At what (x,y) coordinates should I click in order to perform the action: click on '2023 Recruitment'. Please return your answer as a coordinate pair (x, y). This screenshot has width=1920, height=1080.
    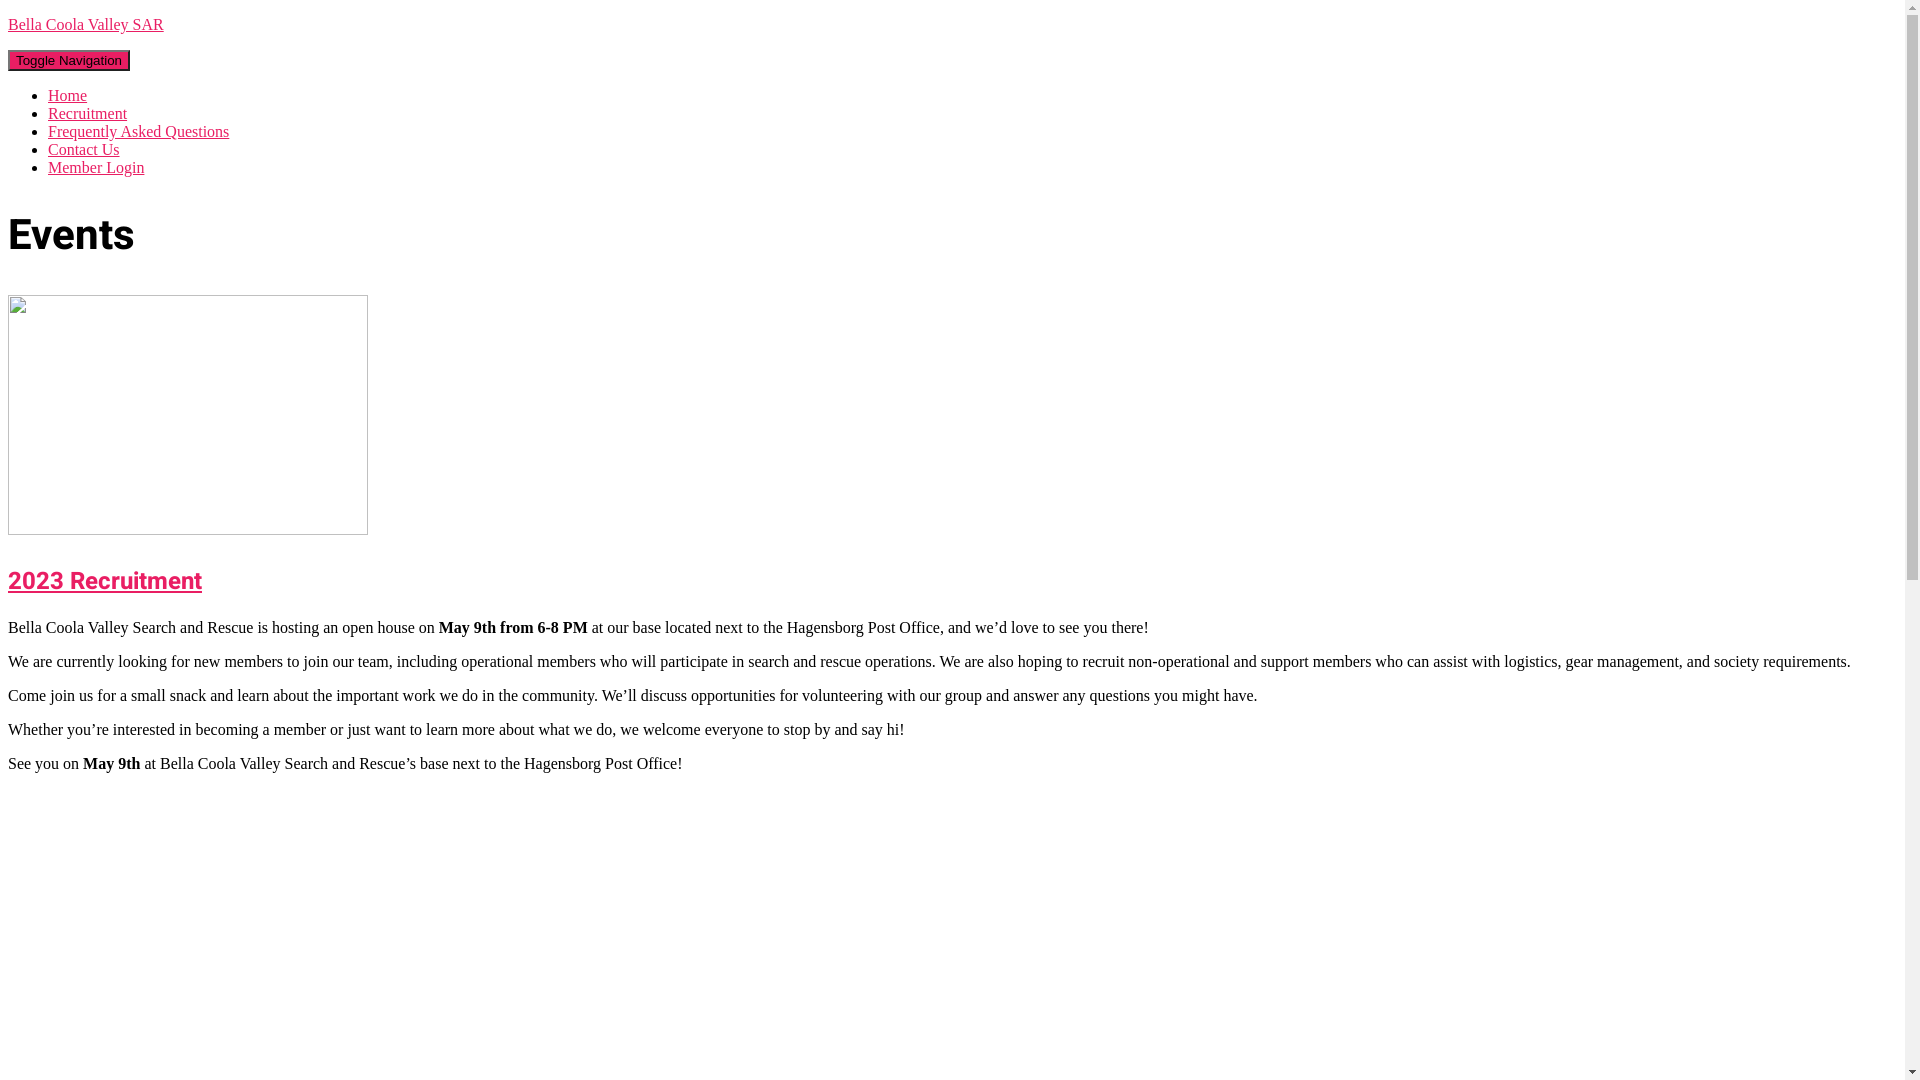
    Looking at the image, I should click on (187, 528).